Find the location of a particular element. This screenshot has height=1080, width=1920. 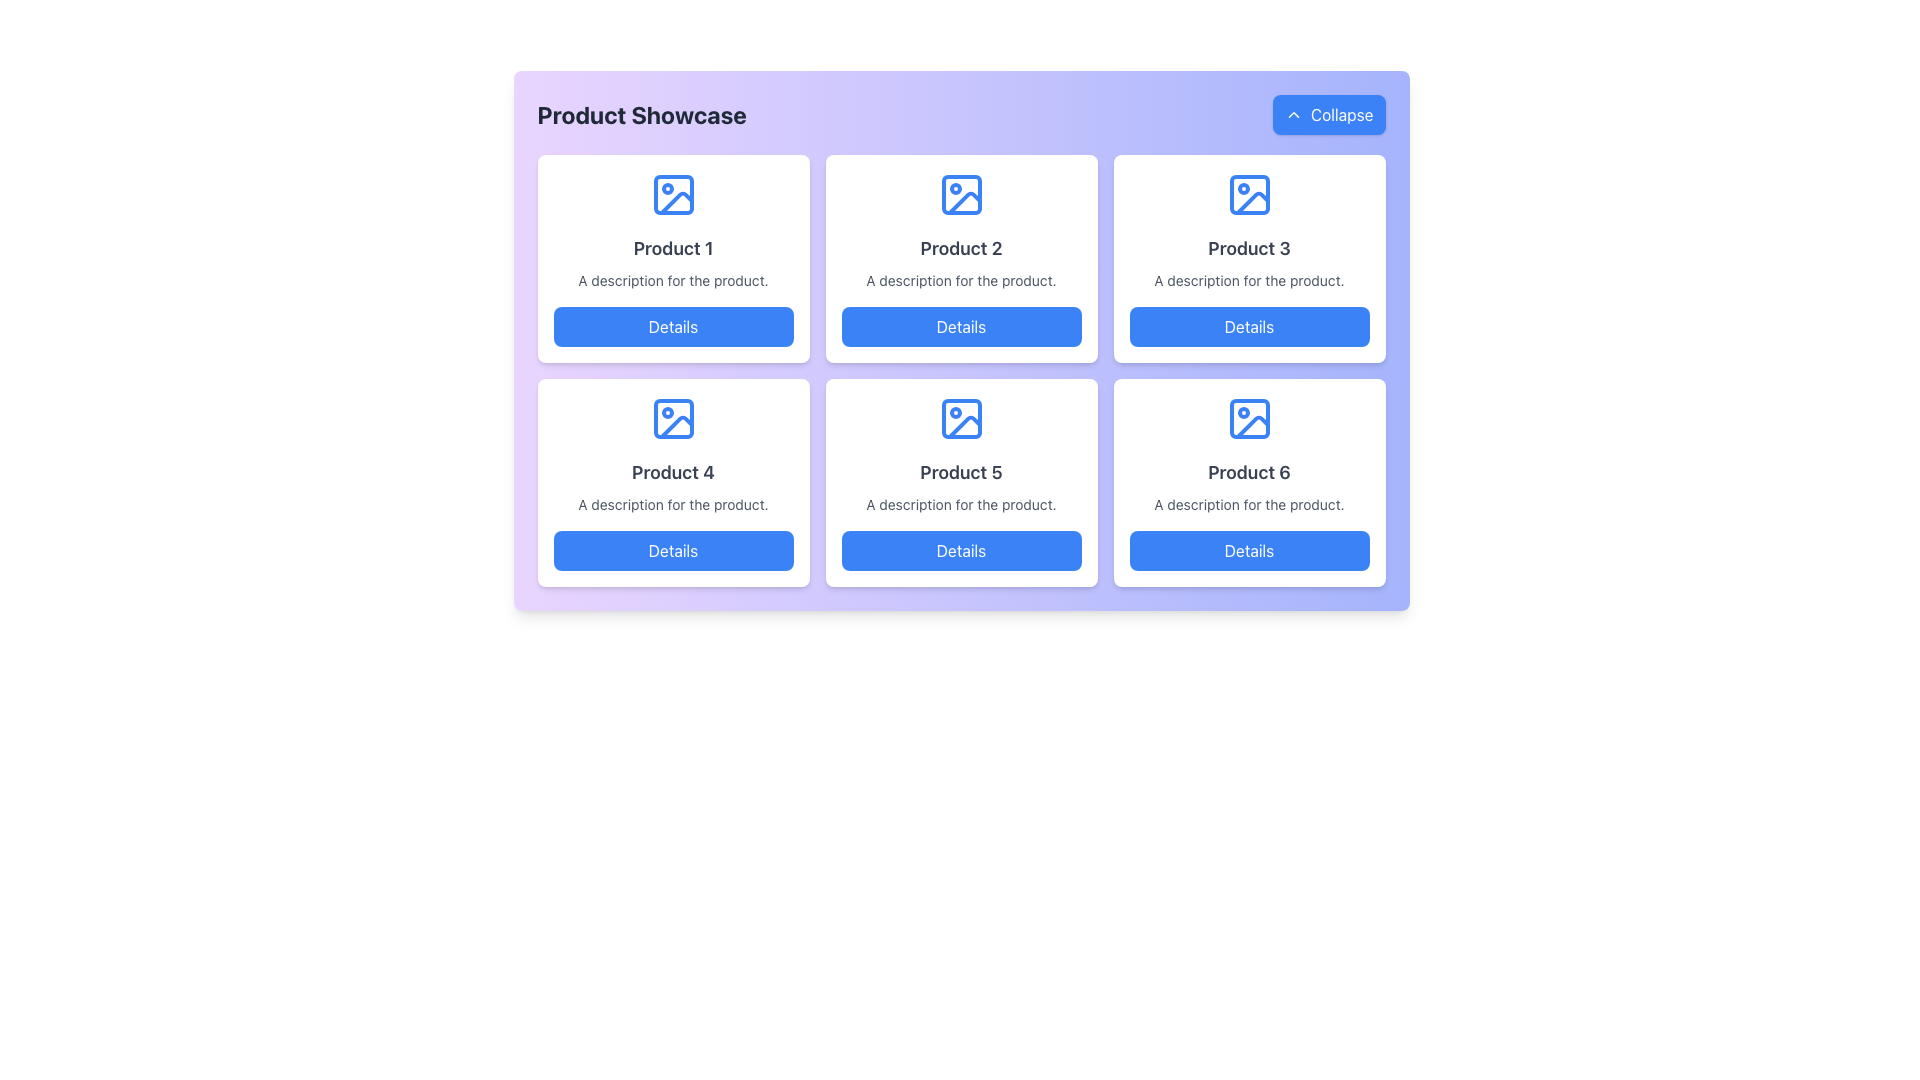

title 'Product 1' from the text label styled in bold and centered within the first card of the grid layout is located at coordinates (673, 248).